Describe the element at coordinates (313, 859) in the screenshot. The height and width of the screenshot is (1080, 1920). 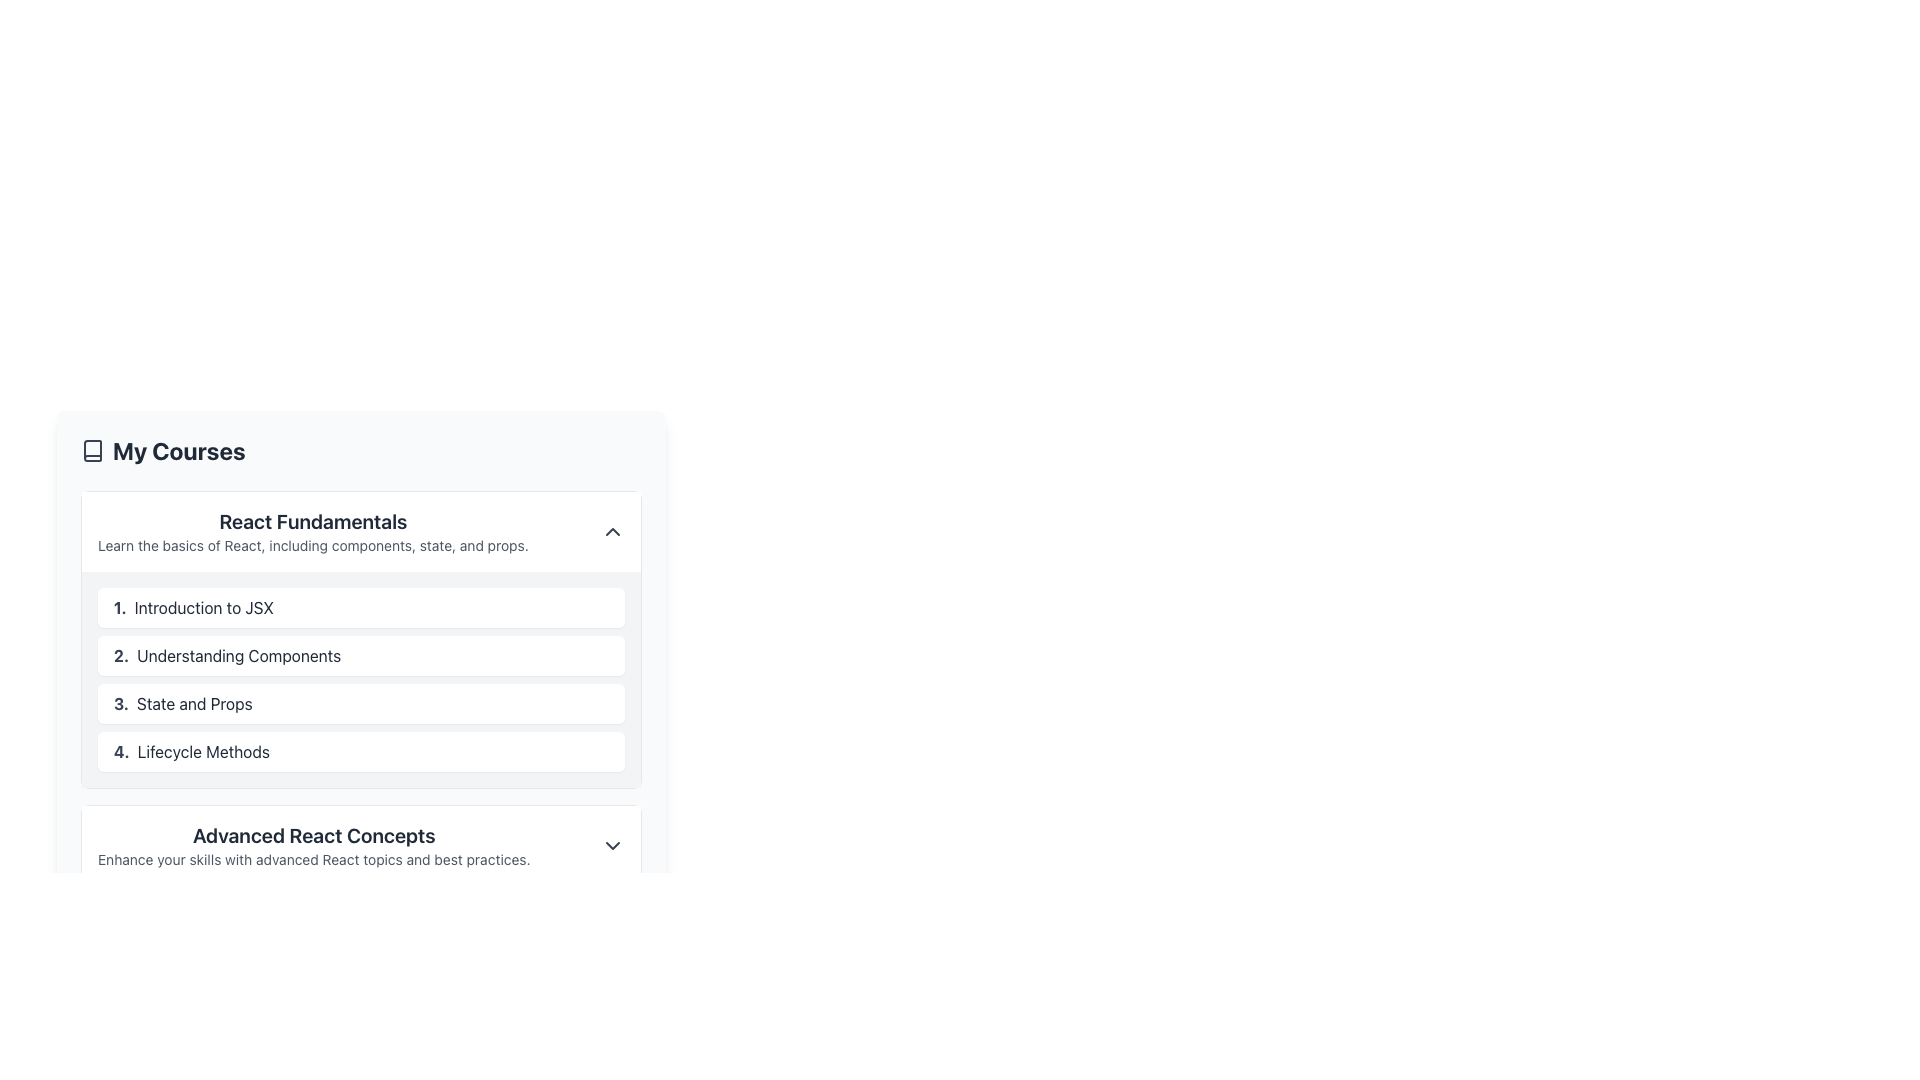
I see `descriptive text element located below the course title 'Advanced React Concepts' in the course details section` at that location.